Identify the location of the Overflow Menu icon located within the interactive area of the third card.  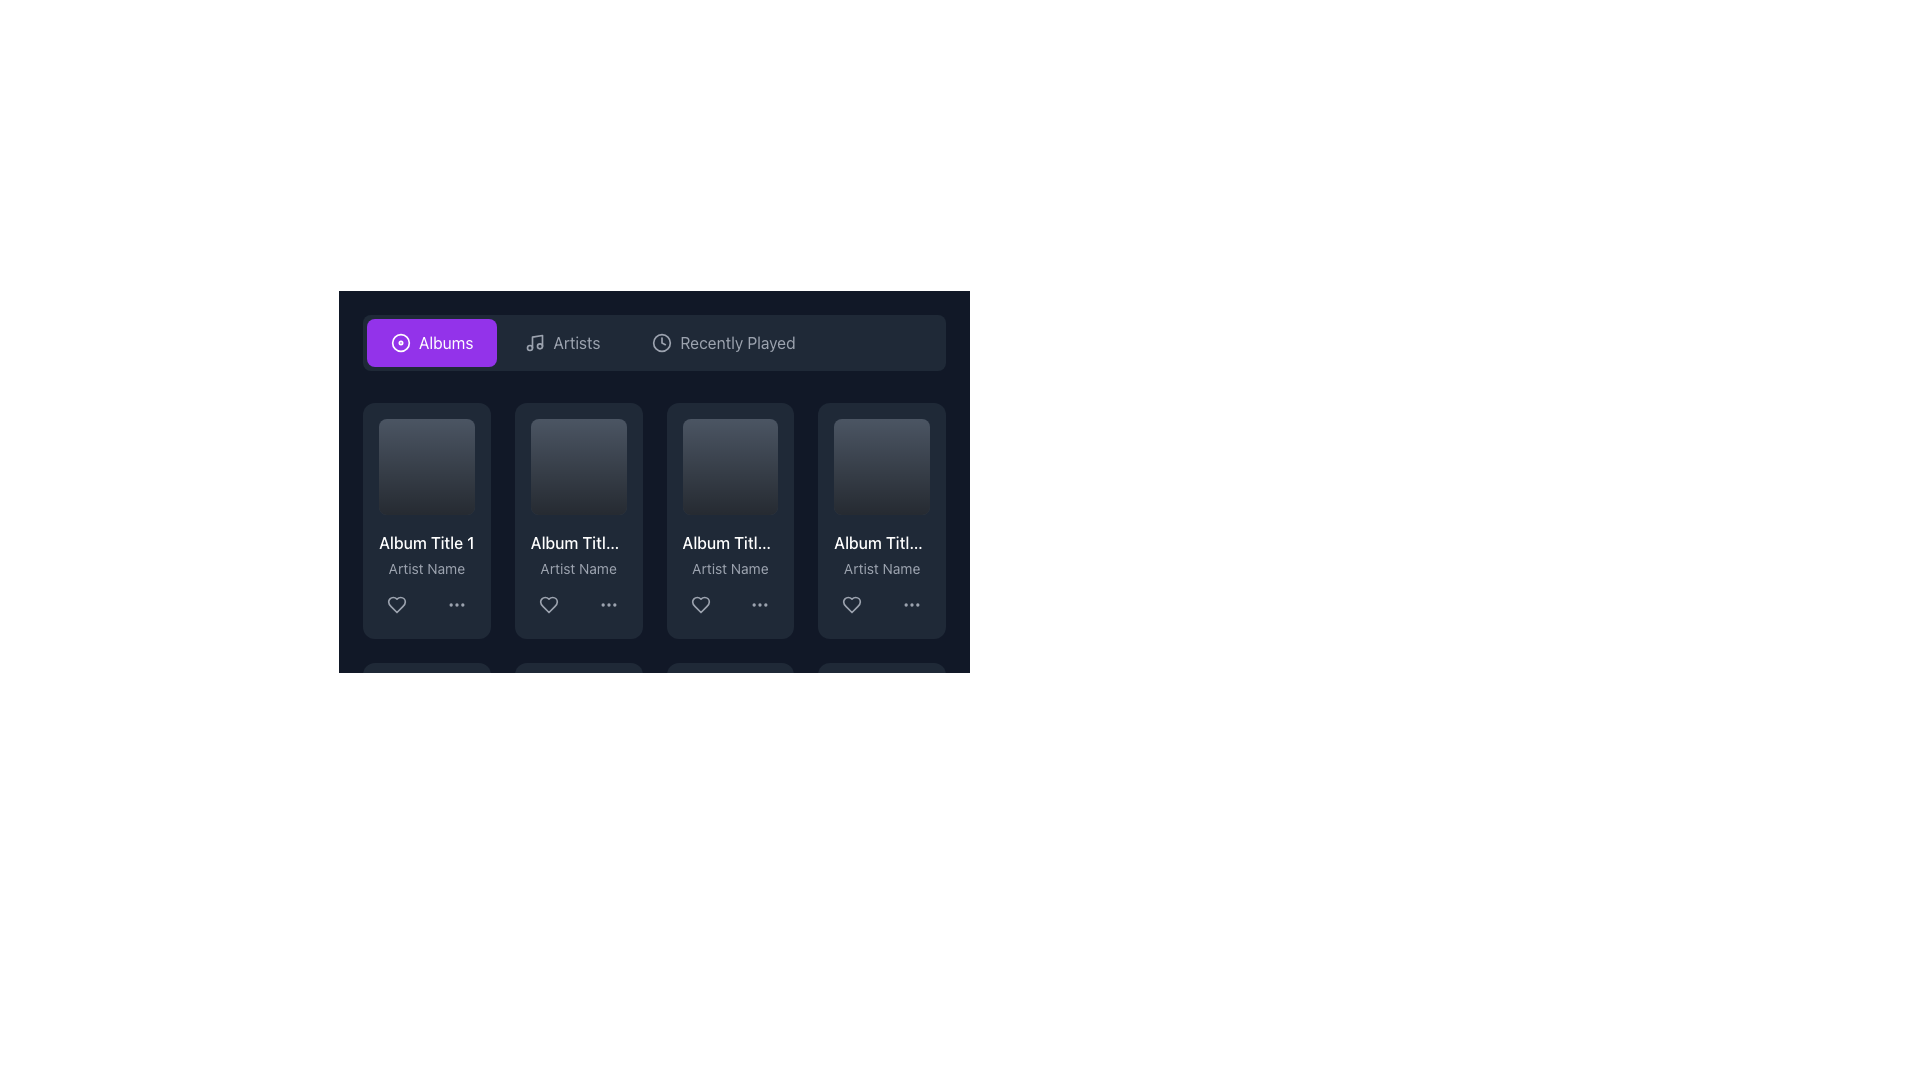
(759, 603).